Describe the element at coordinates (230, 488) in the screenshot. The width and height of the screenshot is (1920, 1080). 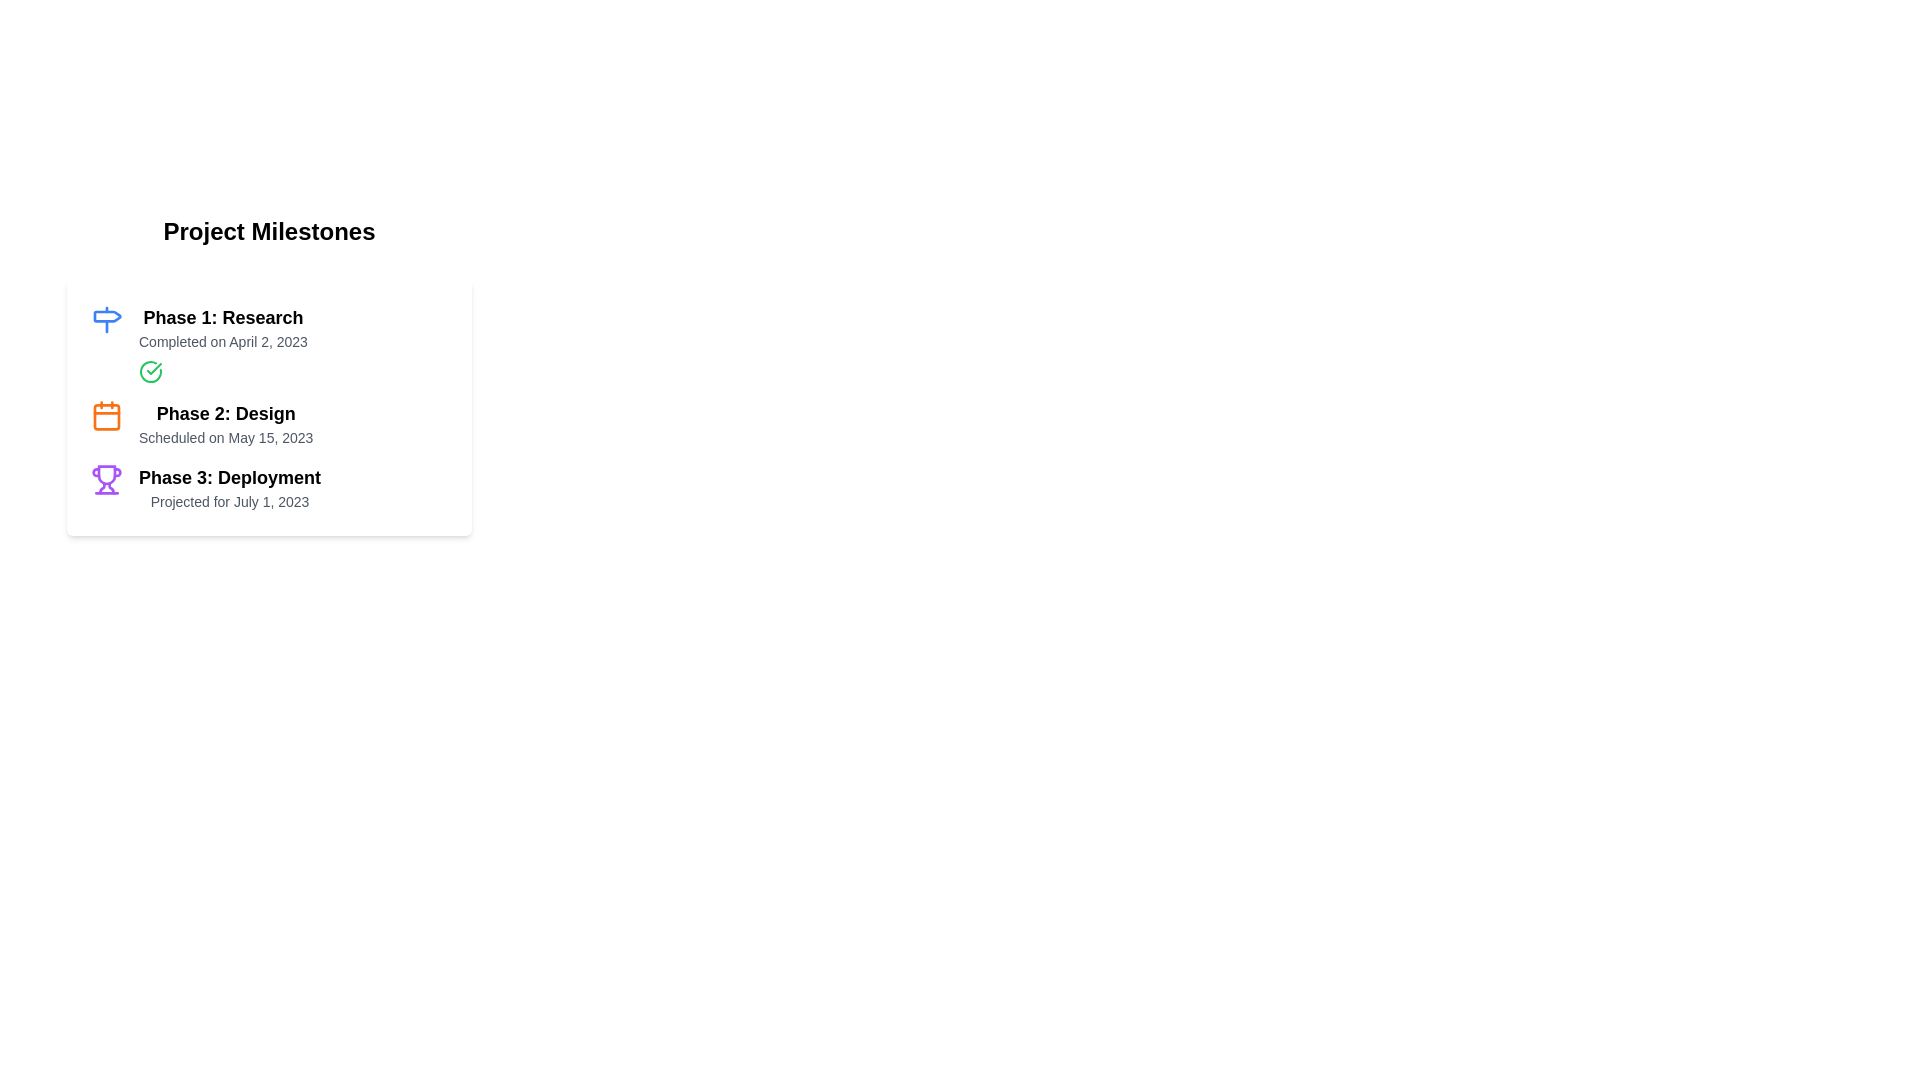
I see `text content of the informational Text Label displaying 'Phase 3: Deployment' and its scheduled timeframe 'Projected for July 1, 2023', which is the third item in a vertical list of milestones, identified by the purple trophy icon to its left` at that location.